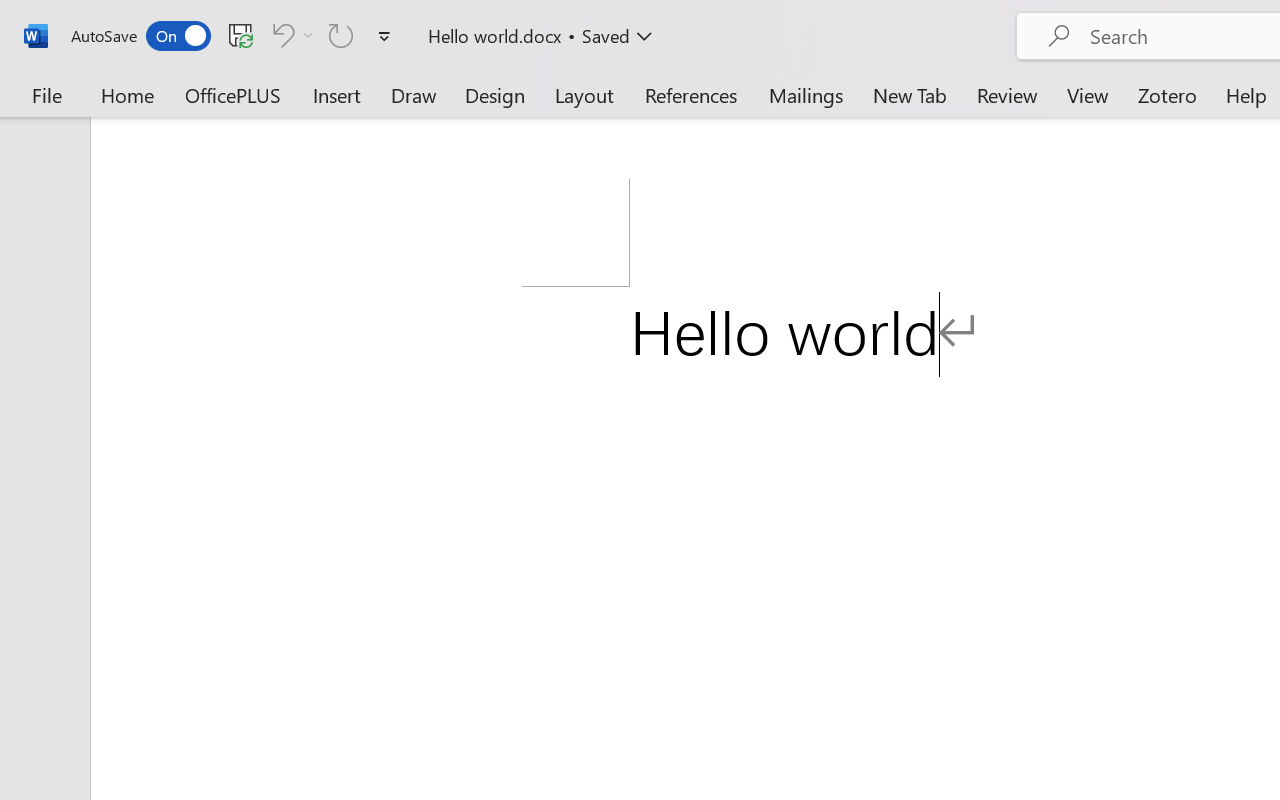 This screenshot has height=800, width=1280. I want to click on 'Home', so click(127, 94).